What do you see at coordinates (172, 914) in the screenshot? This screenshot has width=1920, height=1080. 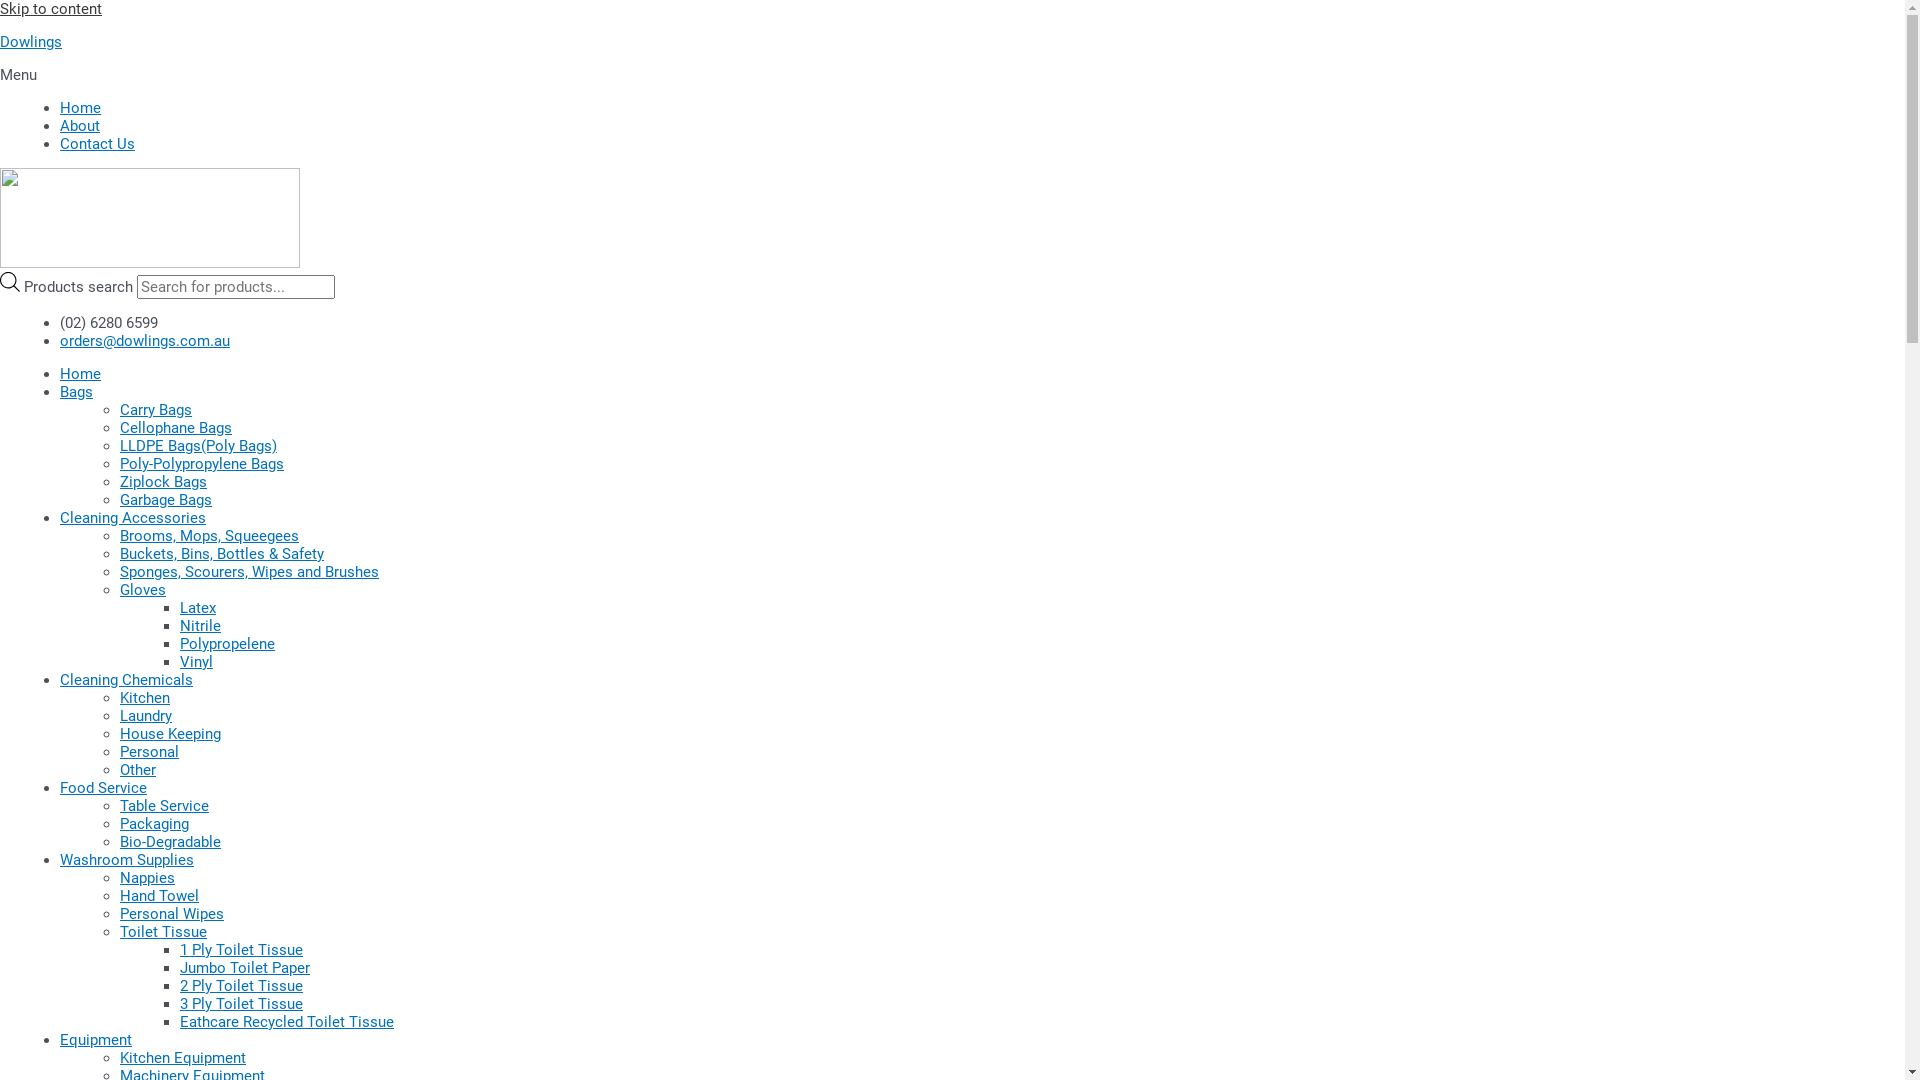 I see `'Personal Wipes'` at bounding box center [172, 914].